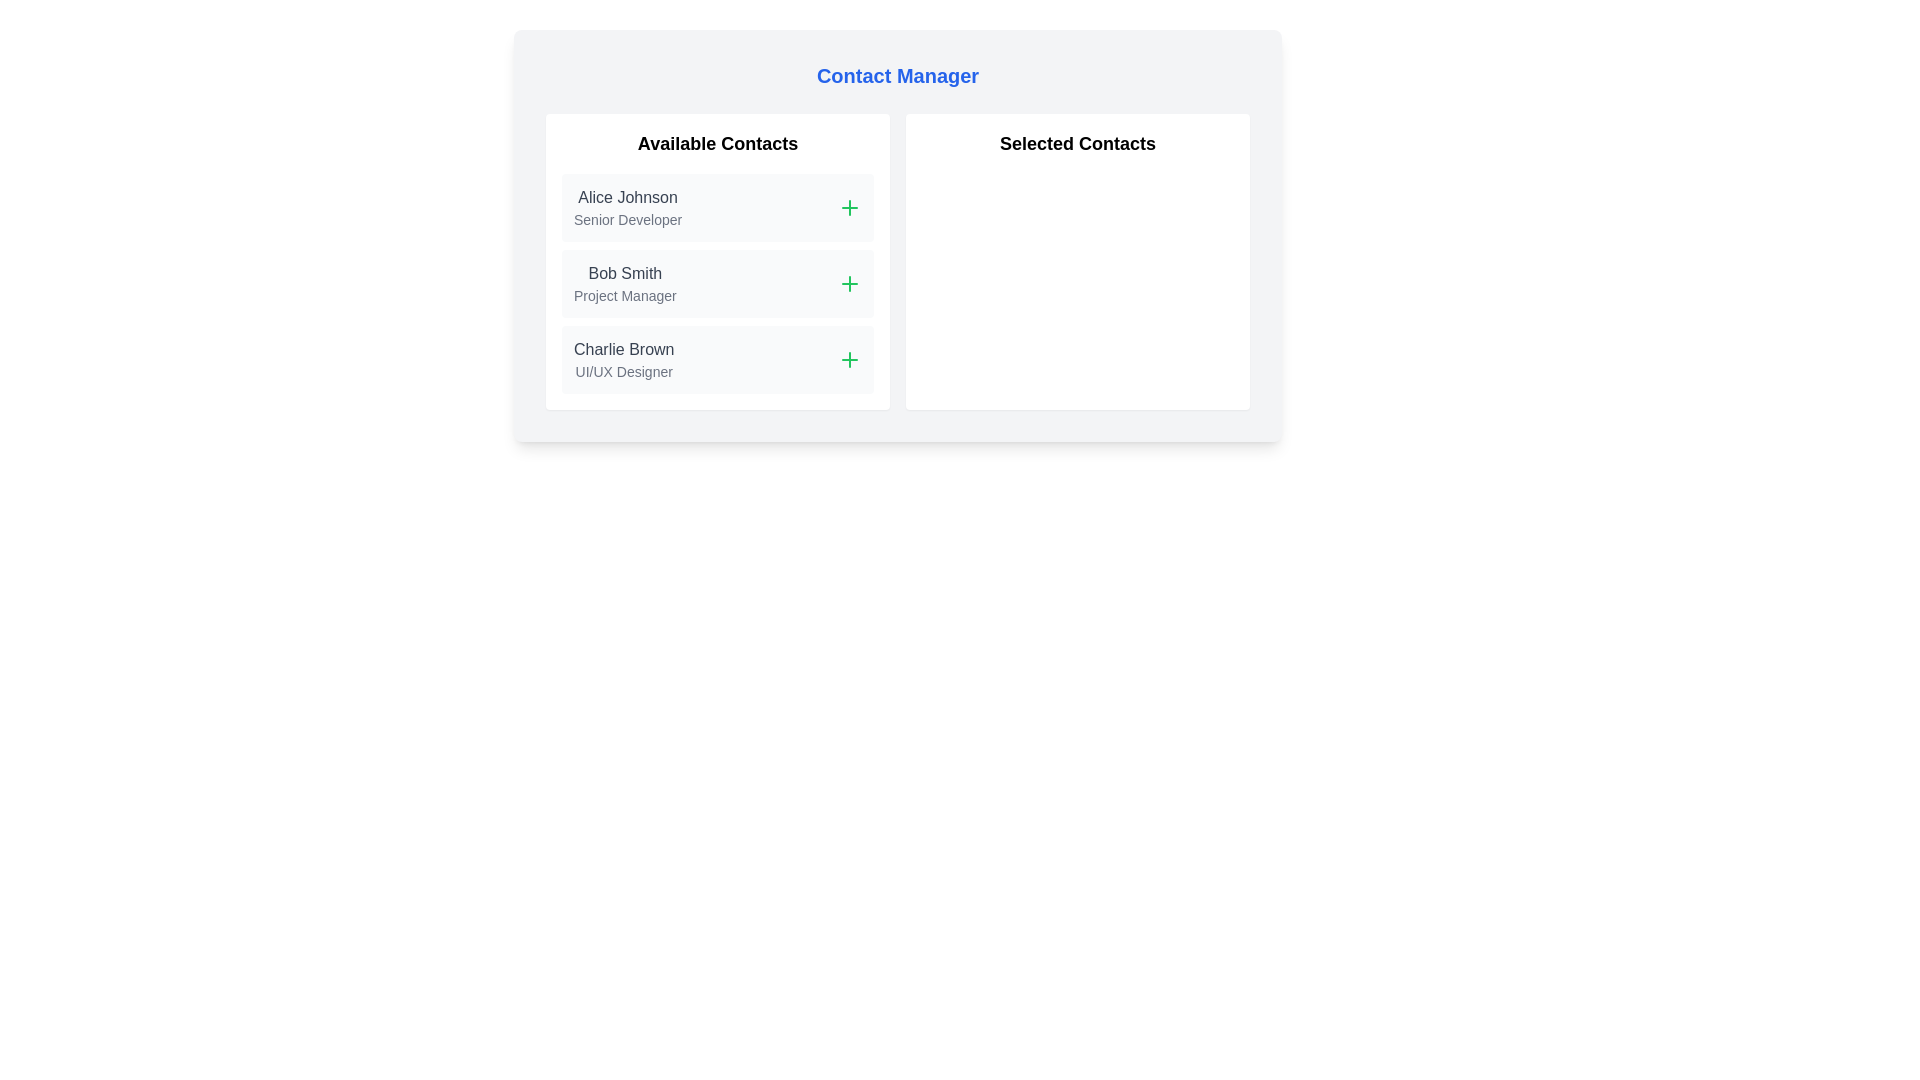 The image size is (1920, 1080). Describe the element at coordinates (624, 284) in the screenshot. I see `the Text Display element showing 'Bob Smith' and 'Project Manager' in the 'Available Contacts' section` at that location.